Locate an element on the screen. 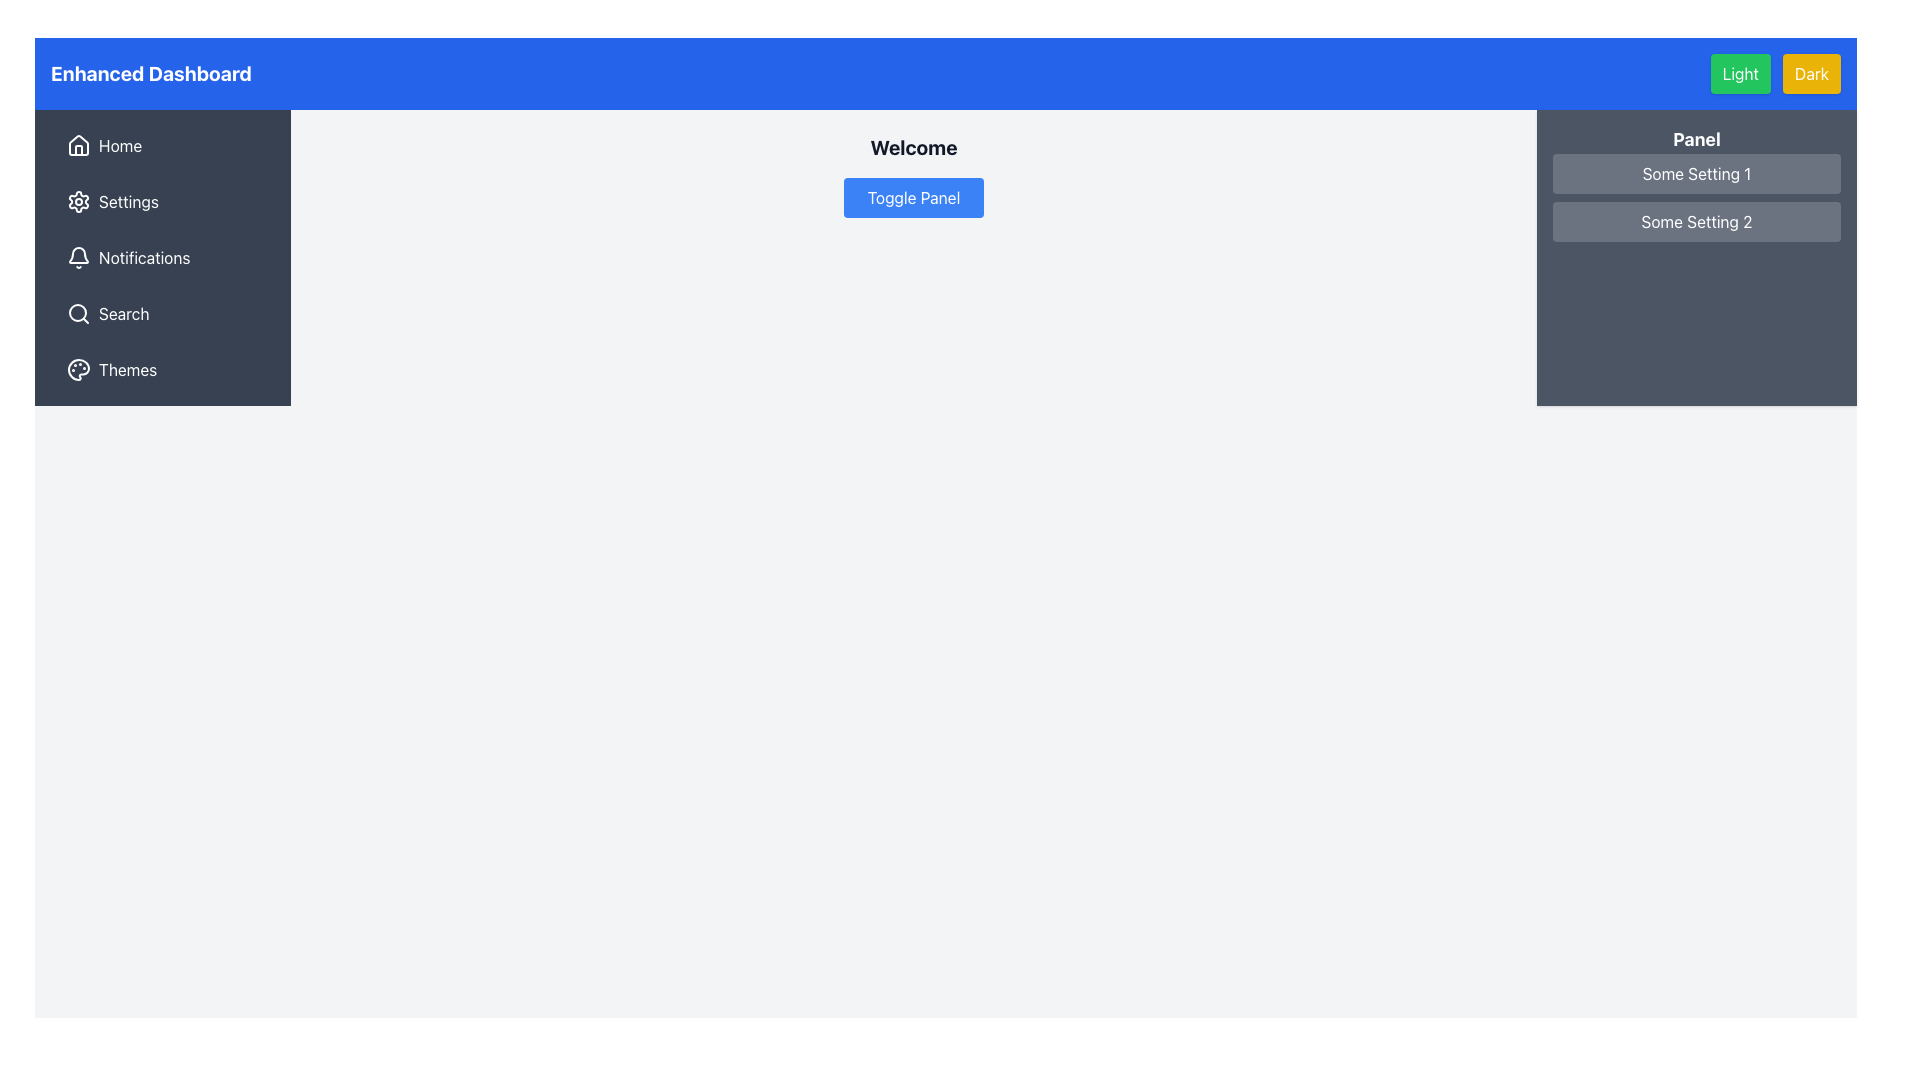  the 'Notifications' icon, which is represented by a bell symbol located at the start of the vertical navigation menu on the left-hand side of the interface is located at coordinates (78, 257).